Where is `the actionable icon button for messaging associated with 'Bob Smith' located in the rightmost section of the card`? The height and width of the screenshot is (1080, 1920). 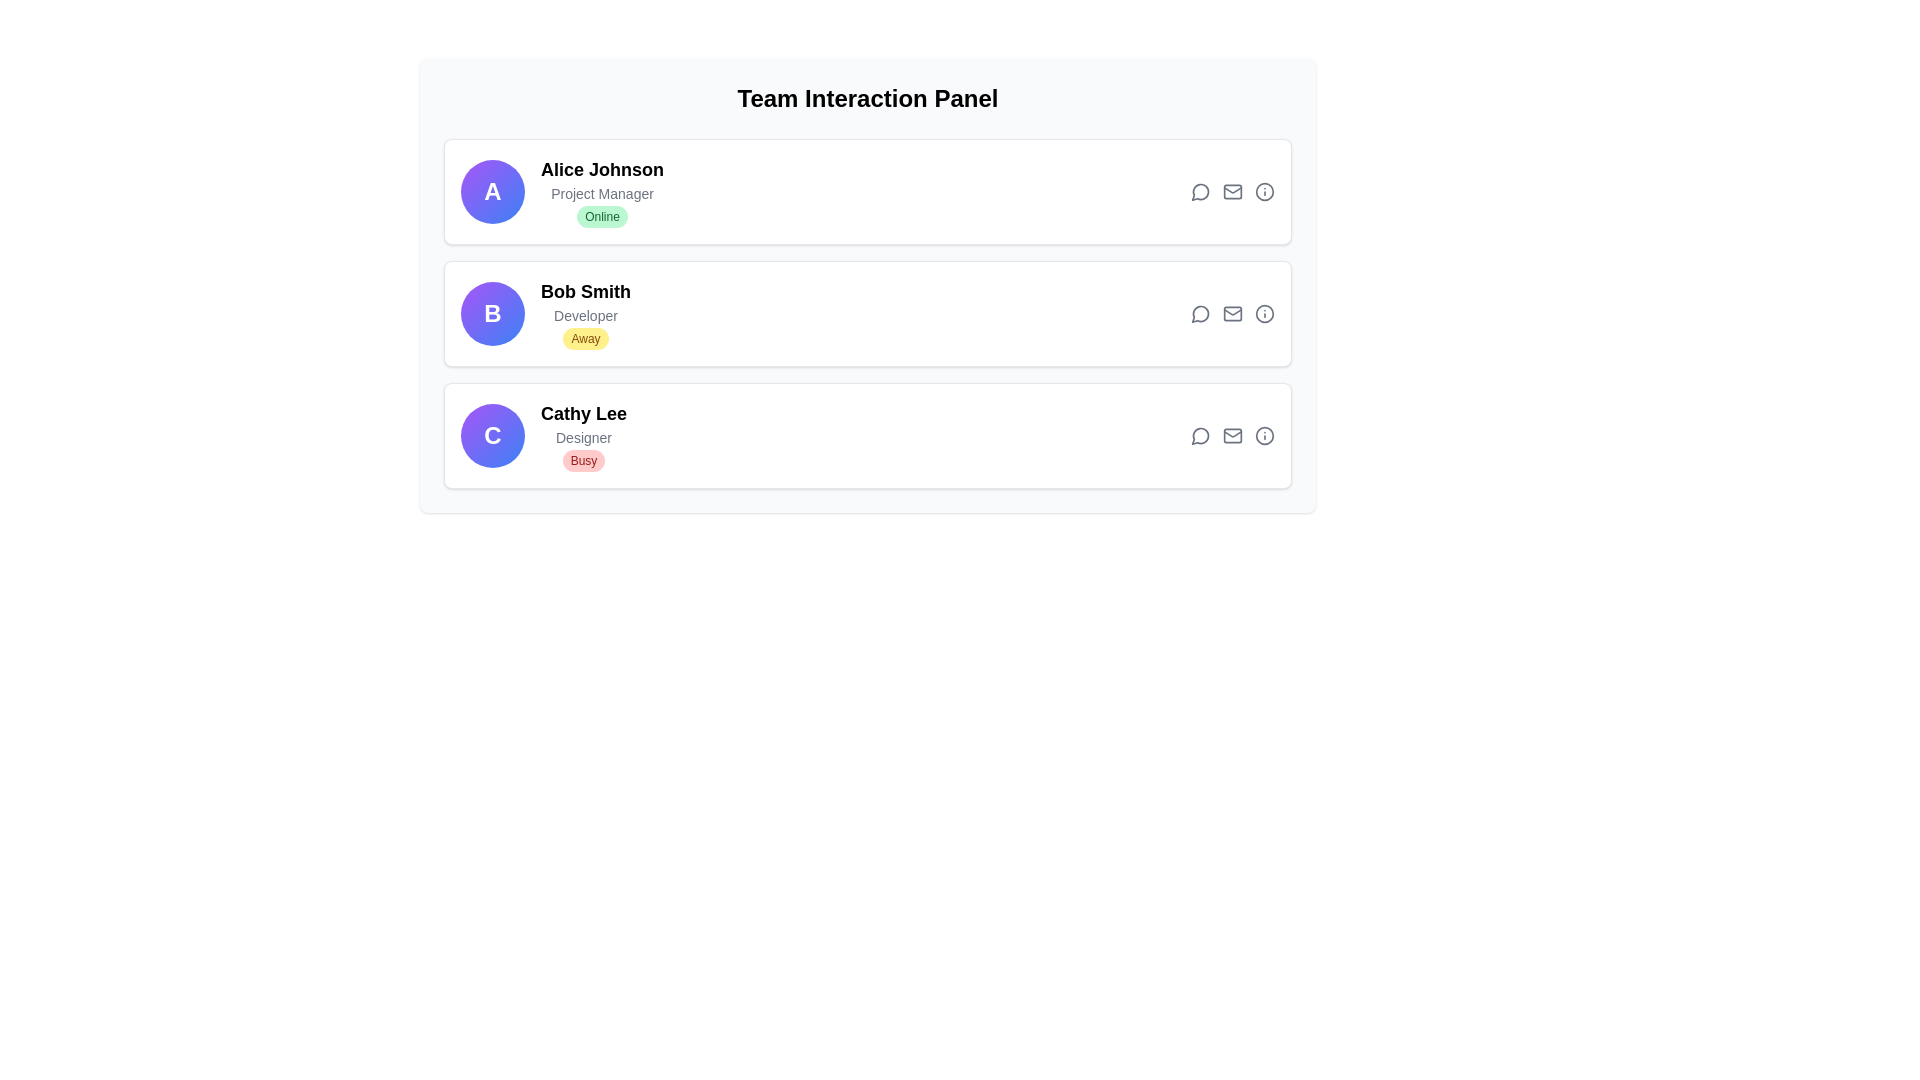
the actionable icon button for messaging associated with 'Bob Smith' located in the rightmost section of the card is located at coordinates (1232, 313).